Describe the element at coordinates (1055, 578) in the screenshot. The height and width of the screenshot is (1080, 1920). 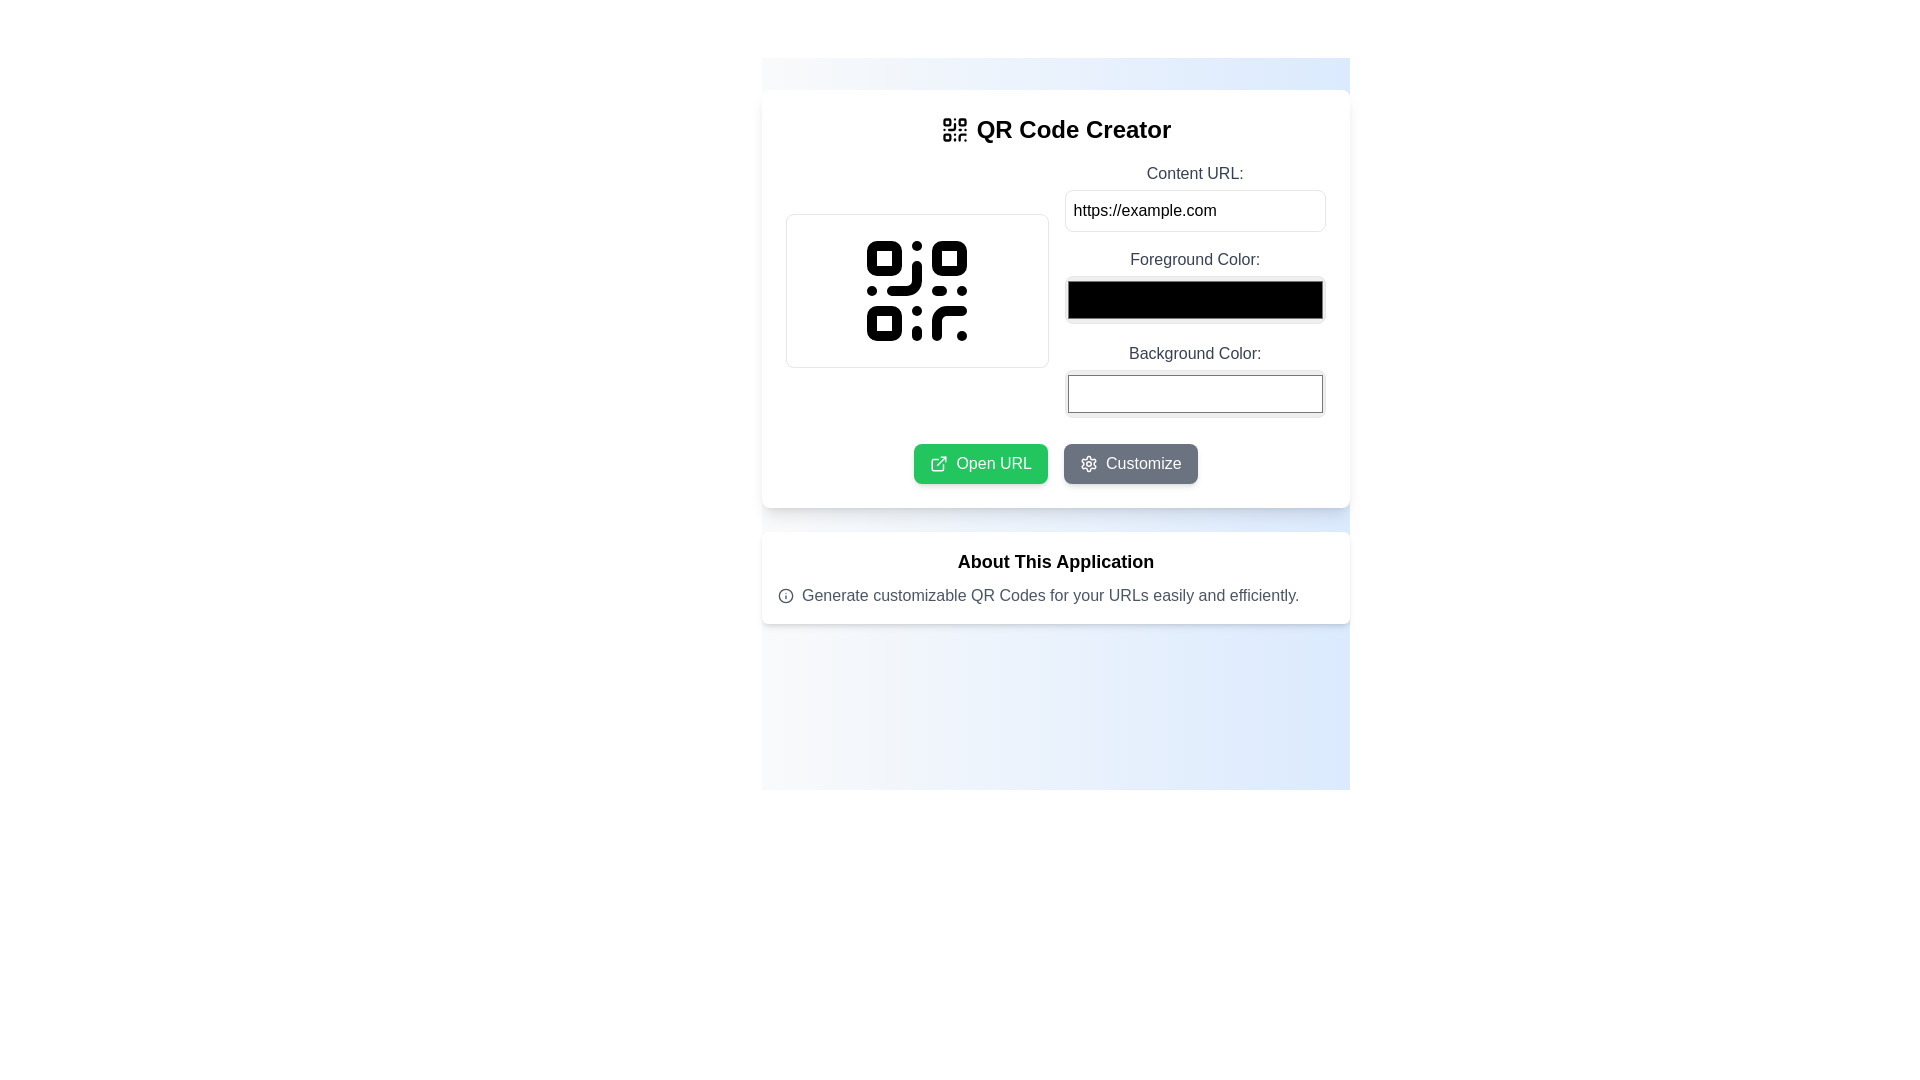
I see `the informational content section that provides details about generating customizable QR codes for URLs, located at the bottom of the main interface` at that location.